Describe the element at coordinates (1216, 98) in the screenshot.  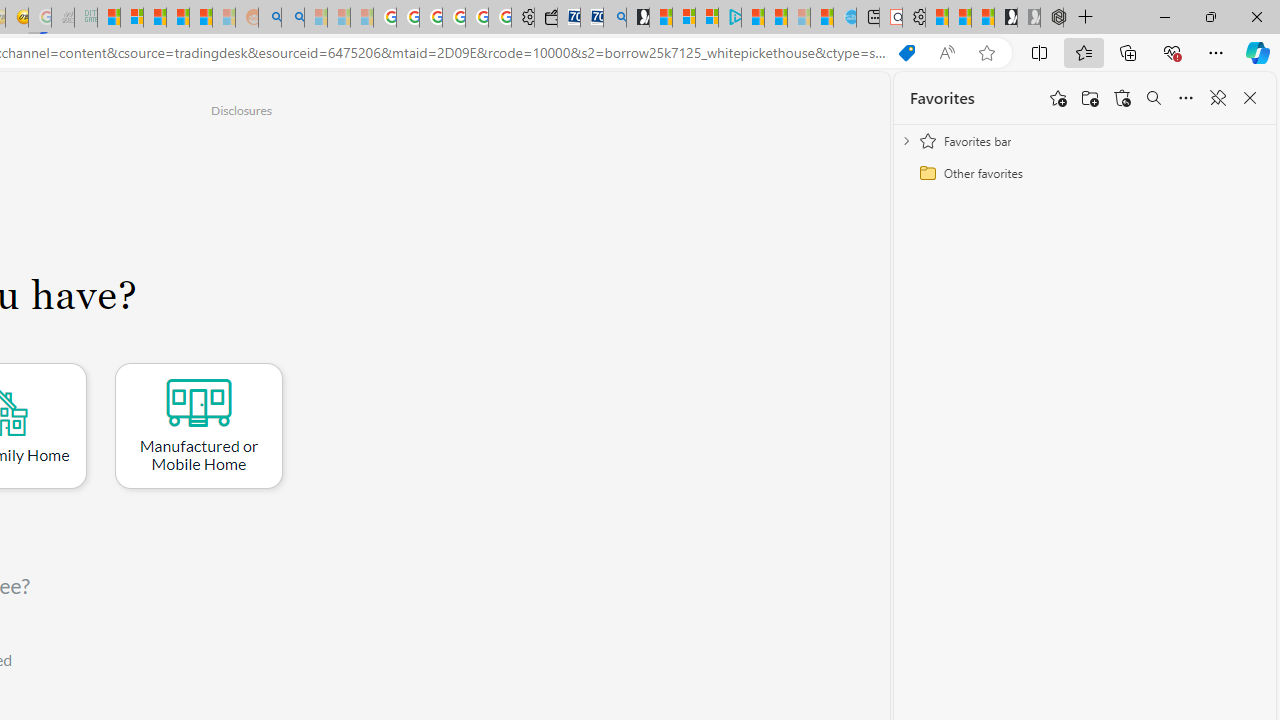
I see `'Unpin favorites'` at that location.